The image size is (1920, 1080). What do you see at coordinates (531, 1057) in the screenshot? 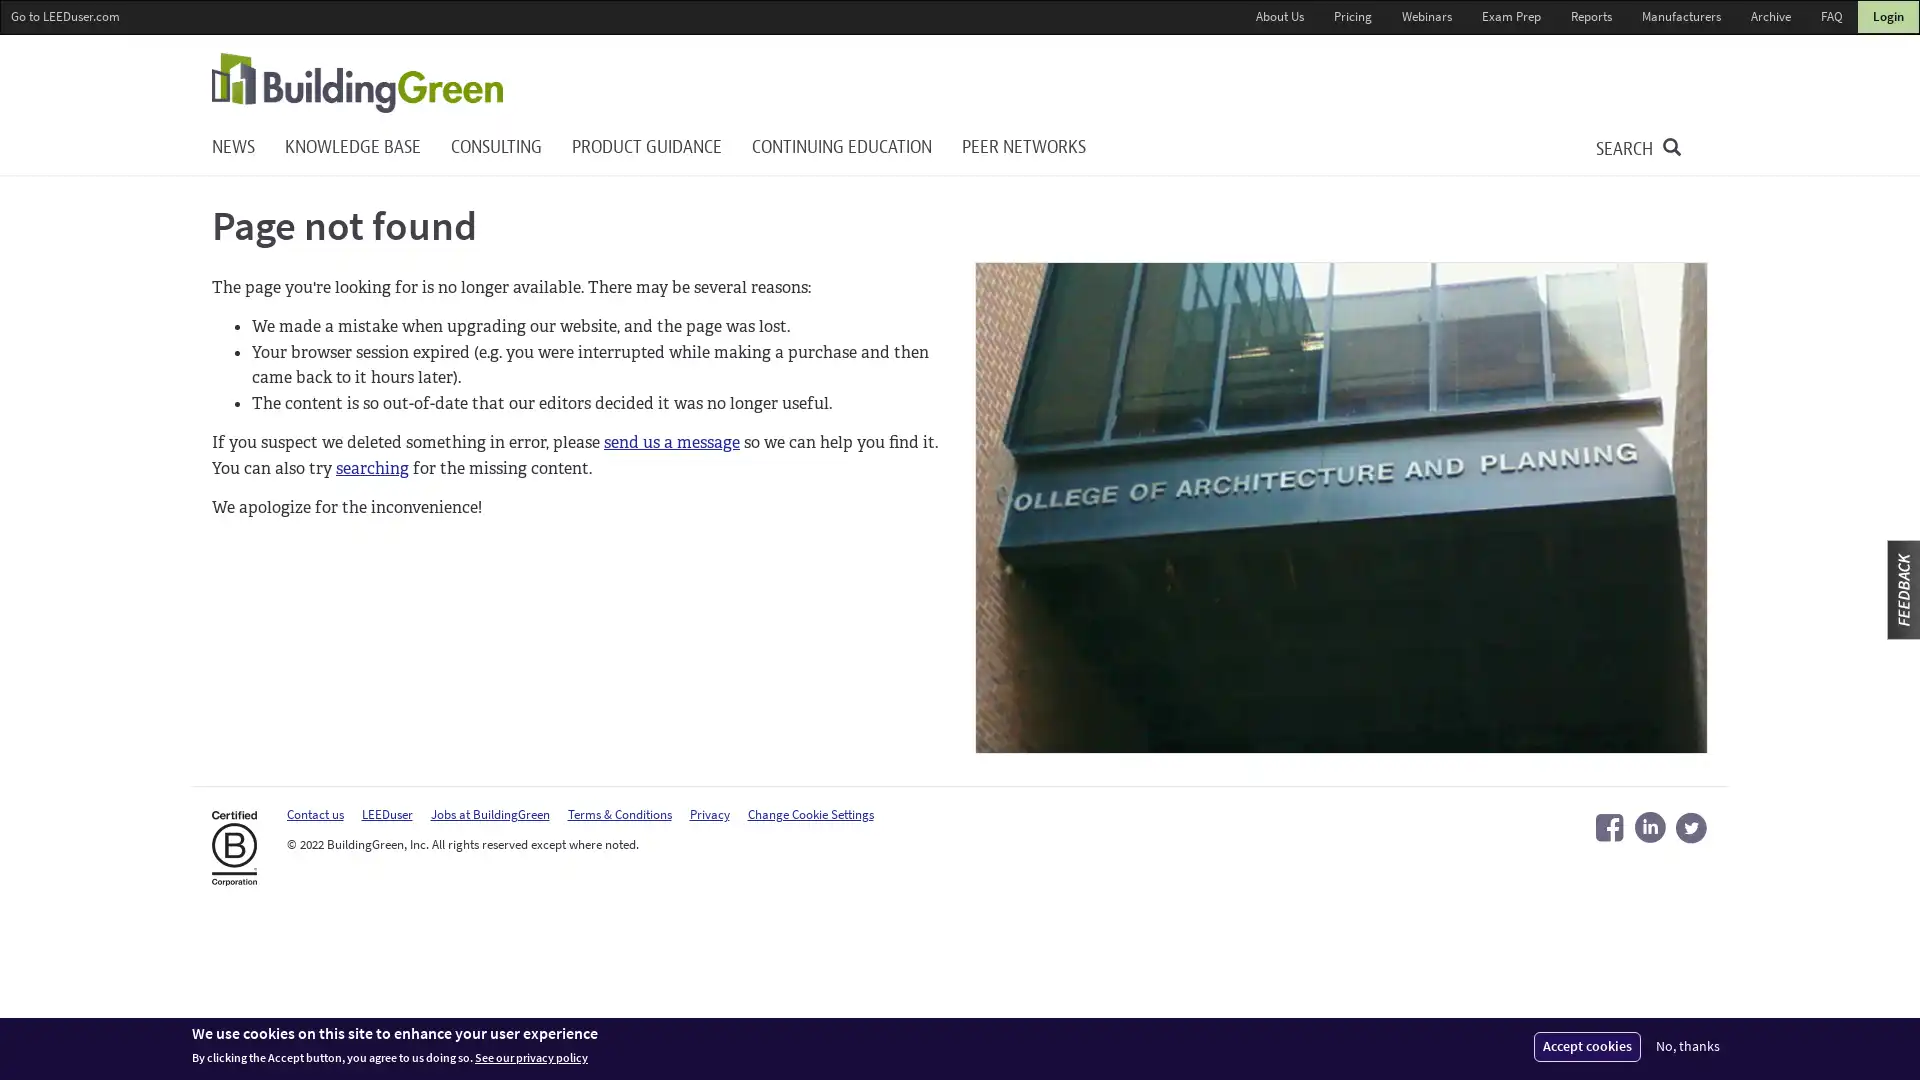
I see `See our privacy policy` at bounding box center [531, 1057].